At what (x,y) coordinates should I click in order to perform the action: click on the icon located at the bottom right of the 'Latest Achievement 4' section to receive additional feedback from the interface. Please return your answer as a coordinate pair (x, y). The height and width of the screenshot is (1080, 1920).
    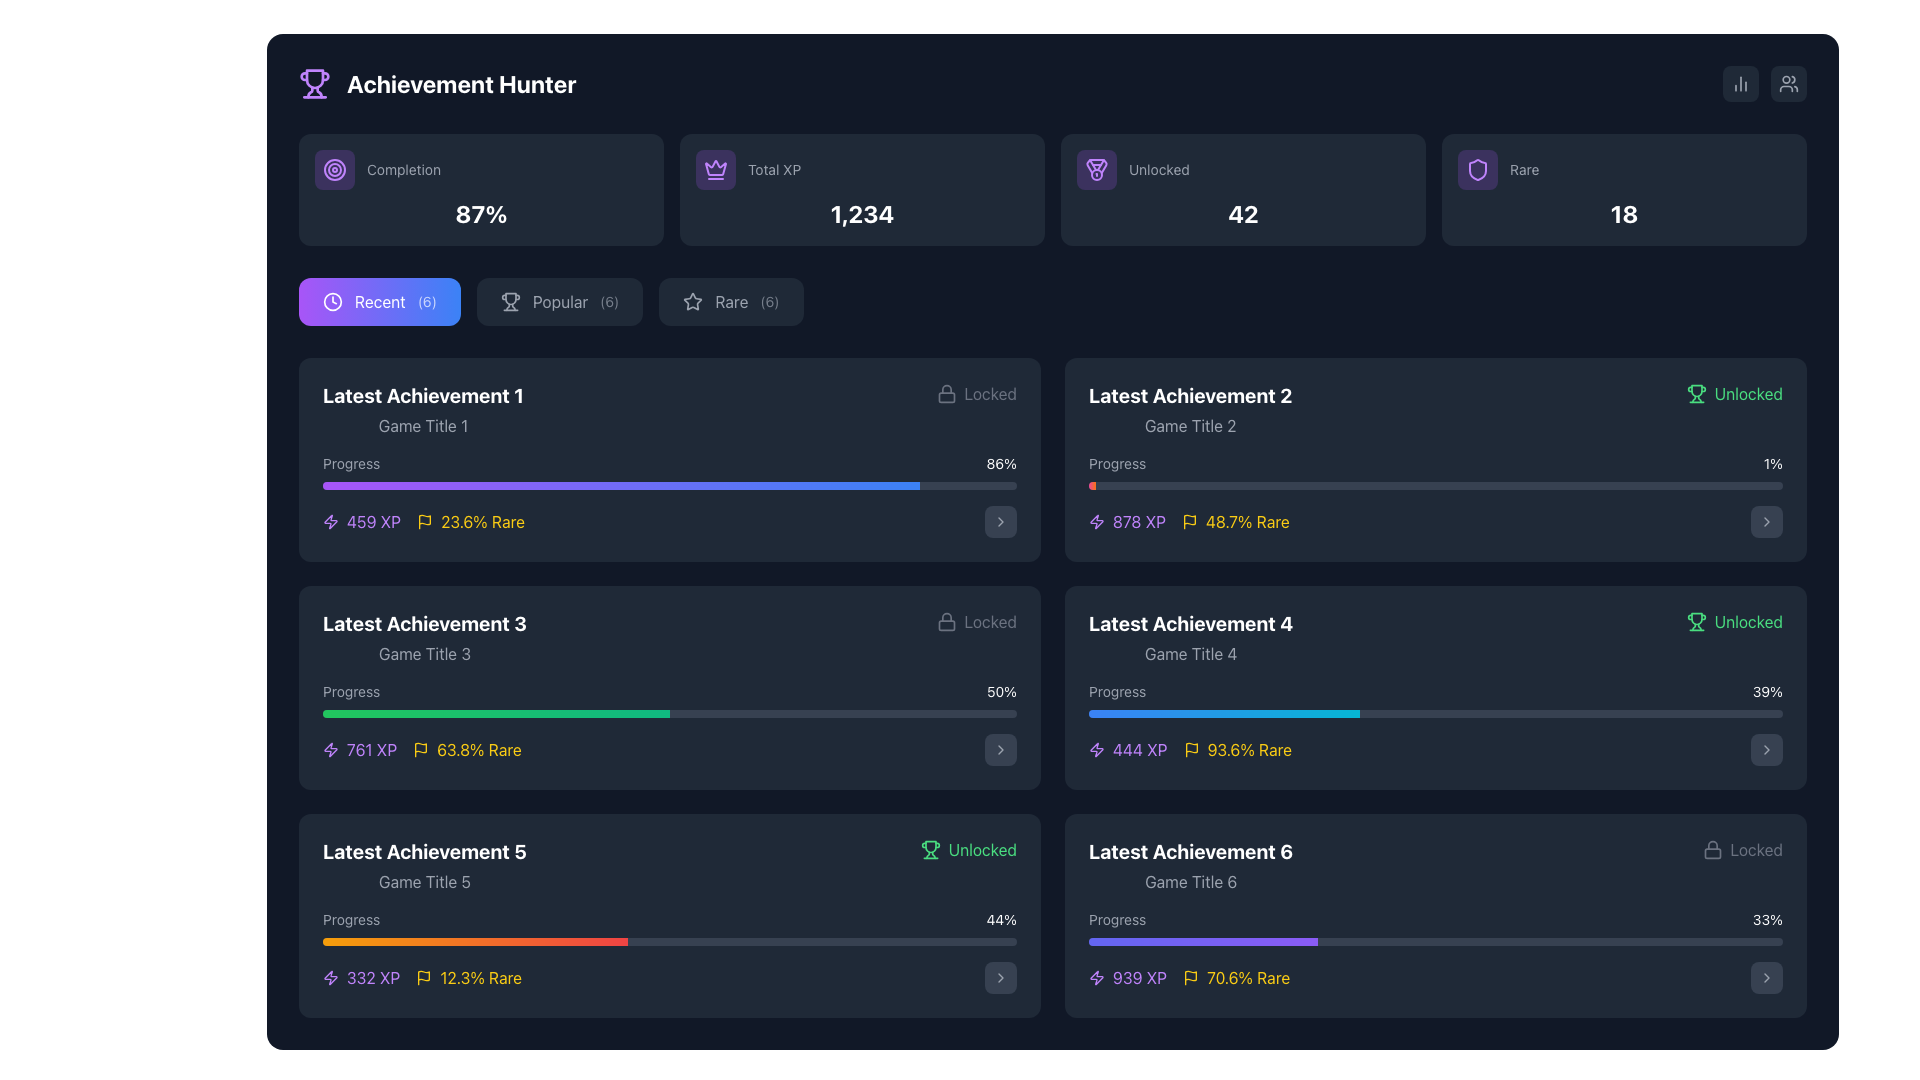
    Looking at the image, I should click on (1766, 749).